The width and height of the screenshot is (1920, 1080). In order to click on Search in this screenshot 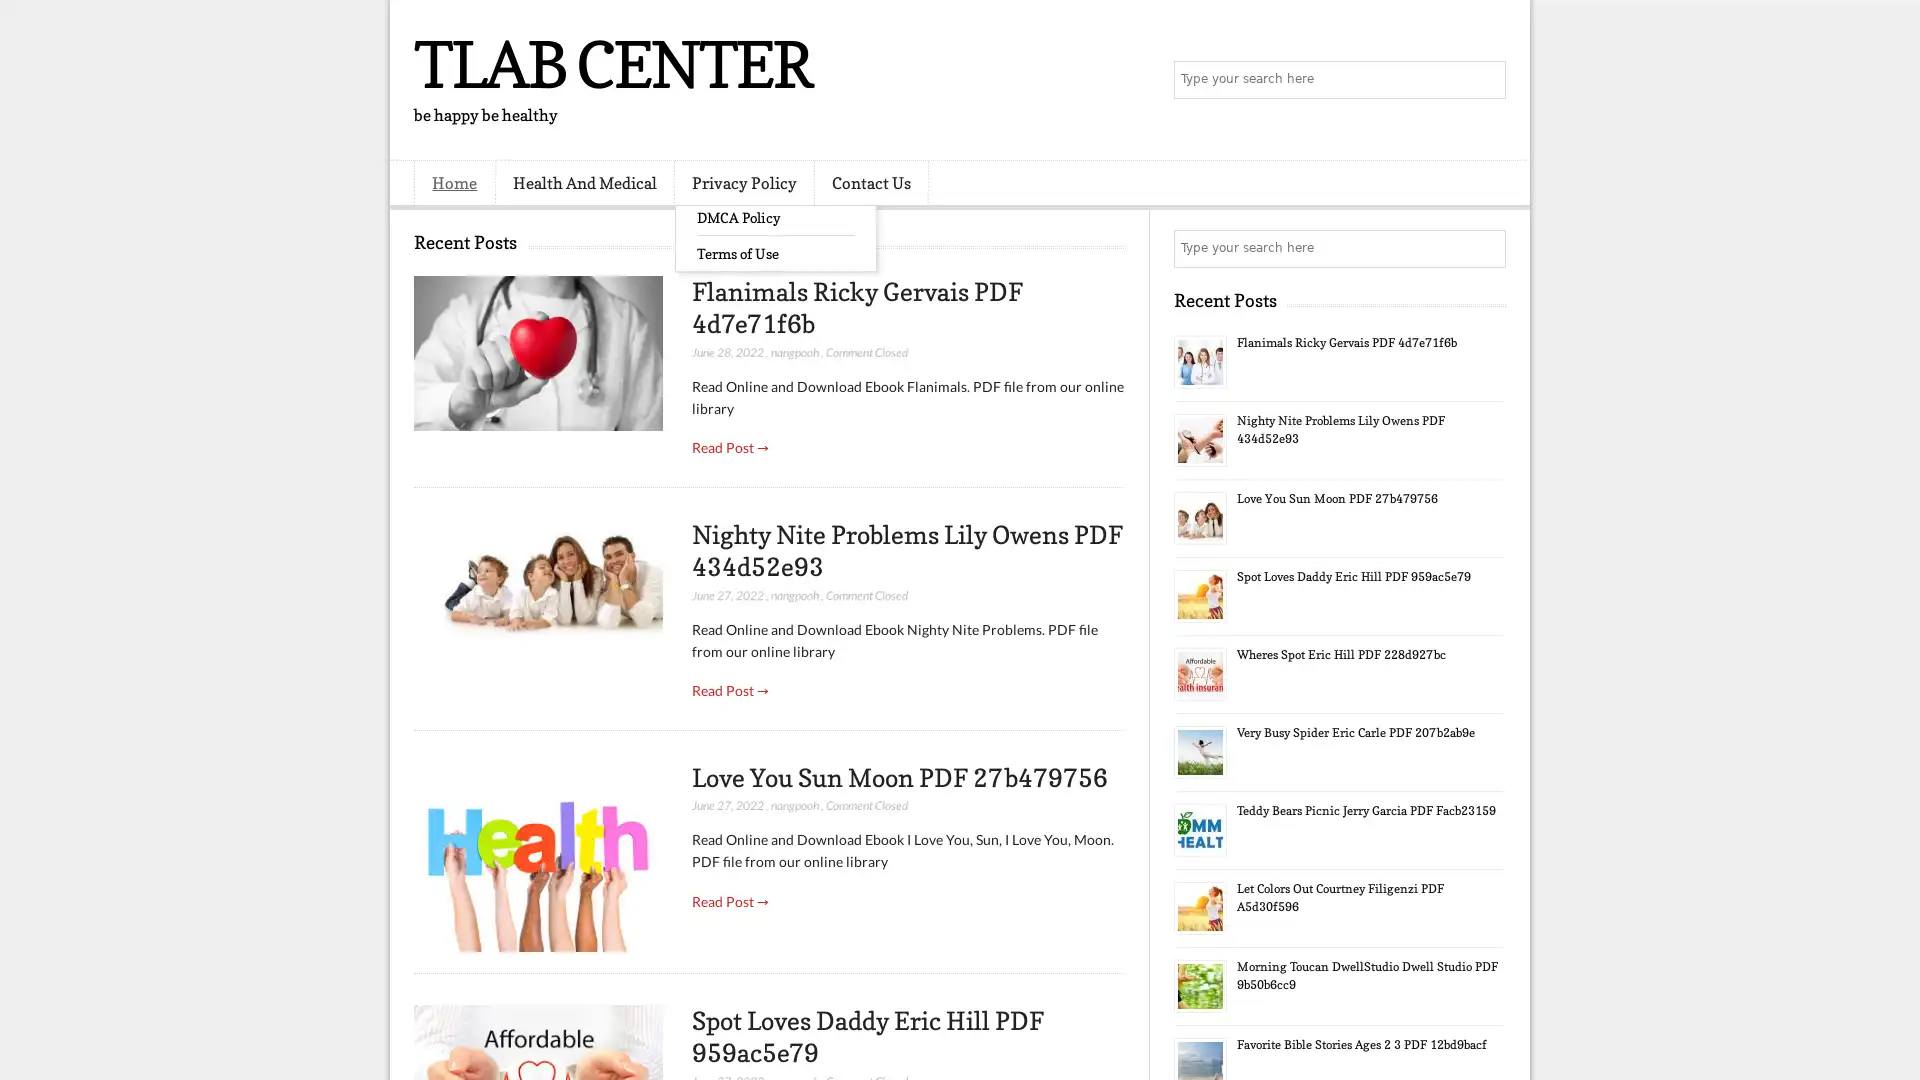, I will do `click(1485, 248)`.